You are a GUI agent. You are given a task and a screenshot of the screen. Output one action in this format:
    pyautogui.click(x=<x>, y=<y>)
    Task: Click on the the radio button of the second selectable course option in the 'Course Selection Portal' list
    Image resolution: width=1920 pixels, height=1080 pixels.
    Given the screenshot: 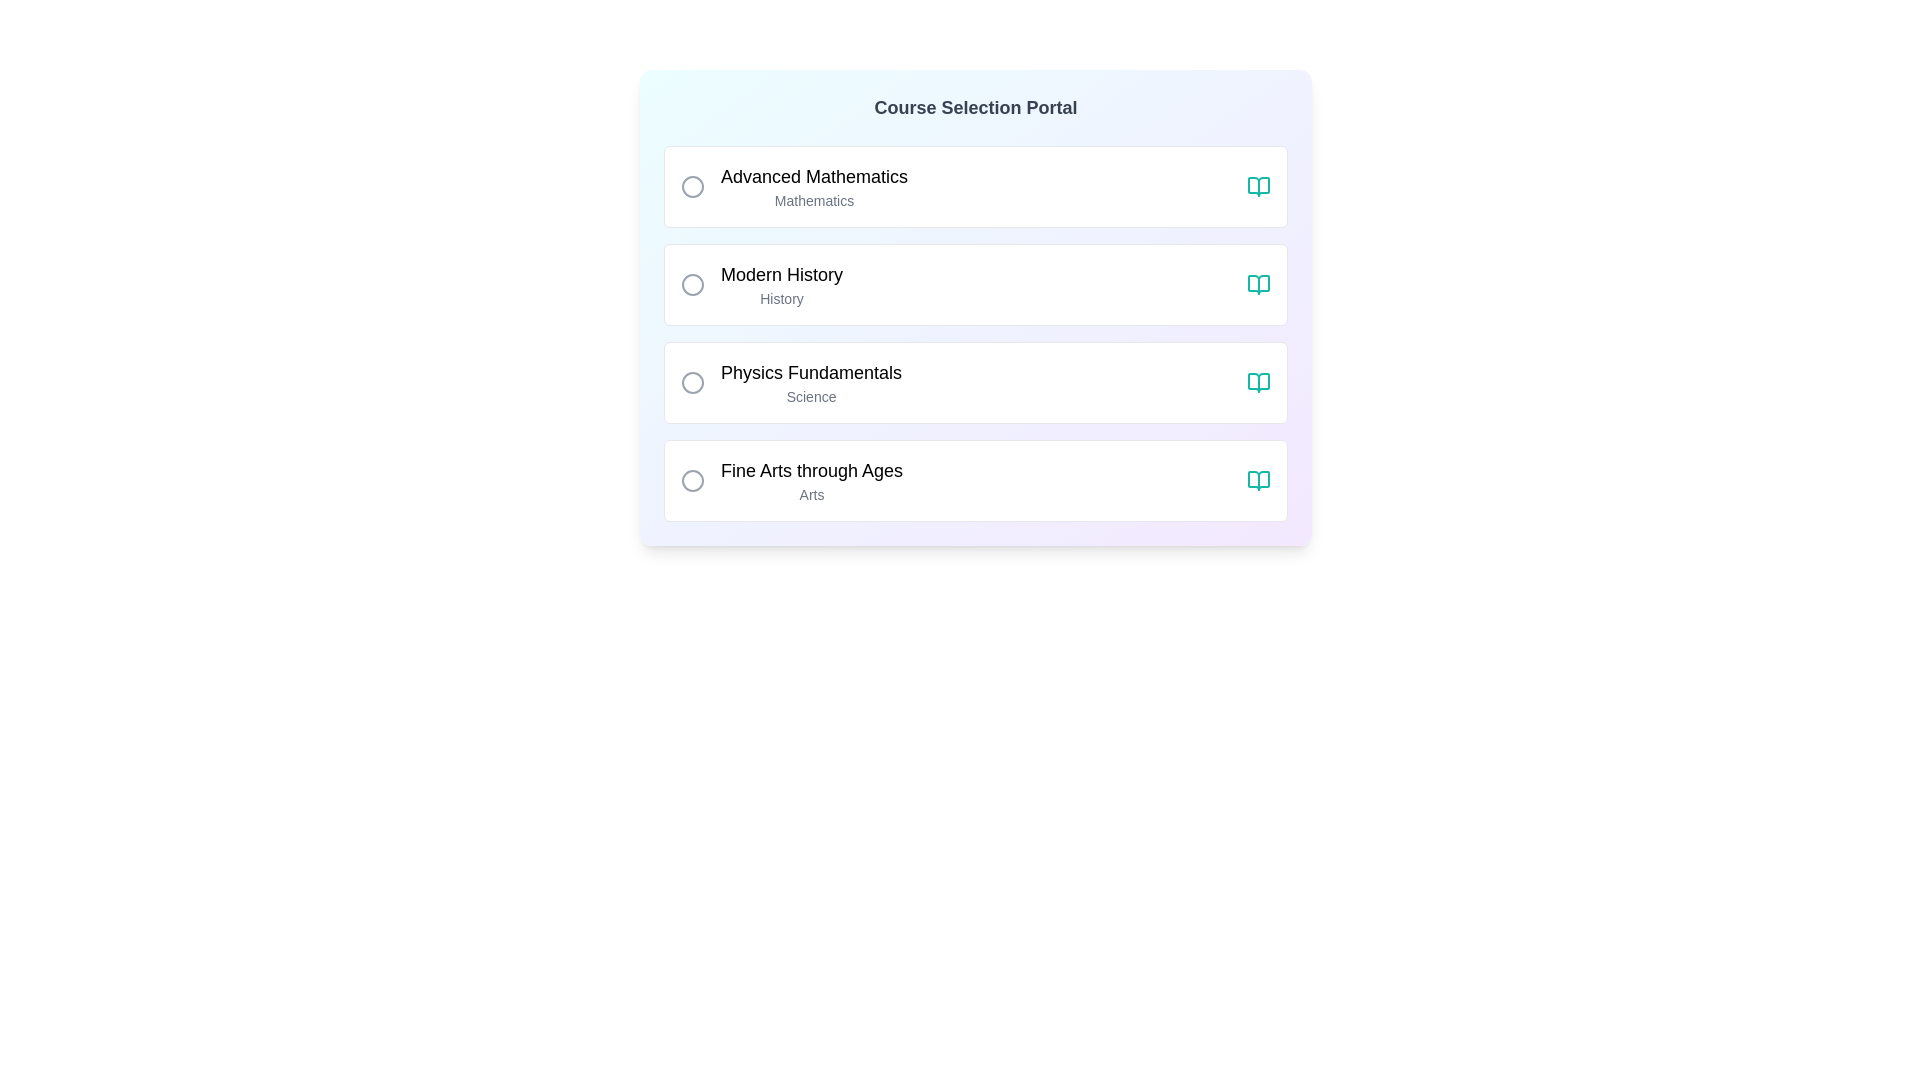 What is the action you would take?
    pyautogui.click(x=761, y=285)
    